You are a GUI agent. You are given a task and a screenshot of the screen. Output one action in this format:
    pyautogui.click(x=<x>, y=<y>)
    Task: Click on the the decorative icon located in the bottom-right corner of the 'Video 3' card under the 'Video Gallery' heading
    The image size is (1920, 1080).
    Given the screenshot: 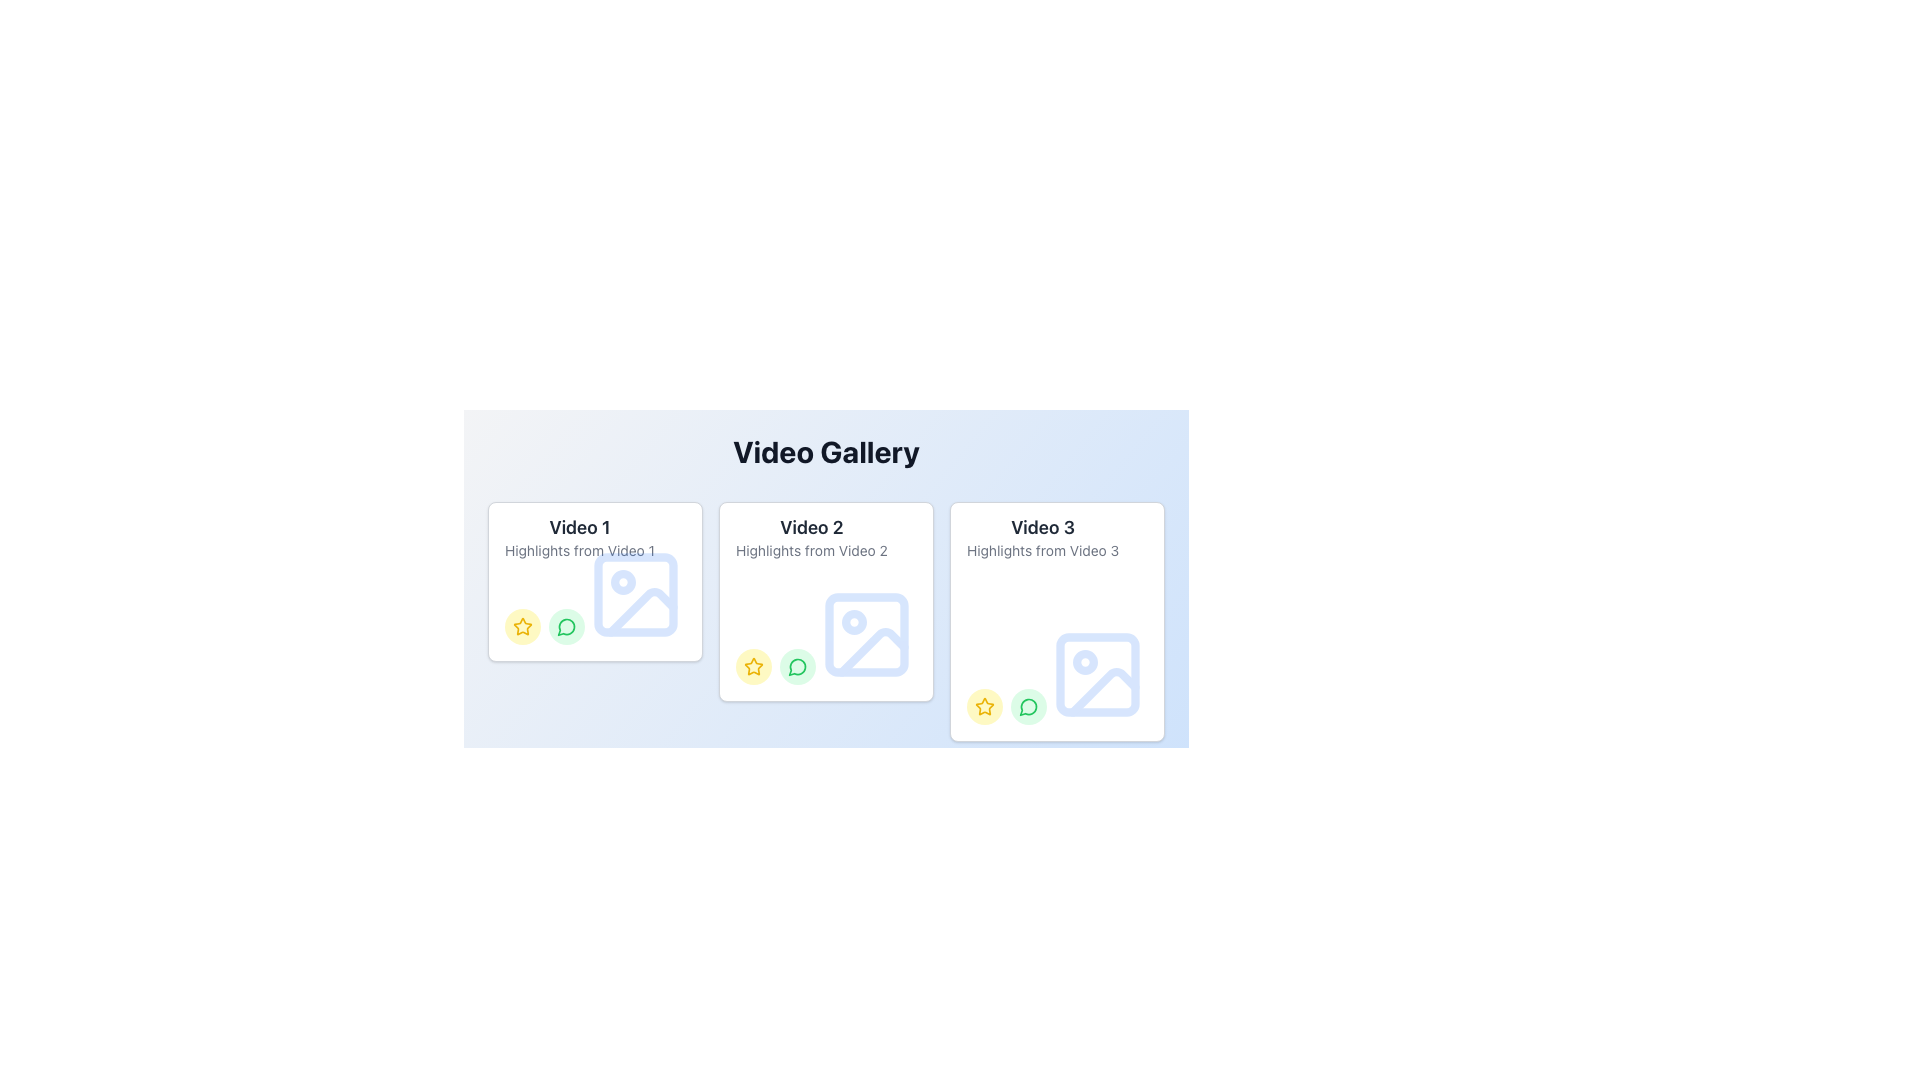 What is the action you would take?
    pyautogui.click(x=1097, y=675)
    